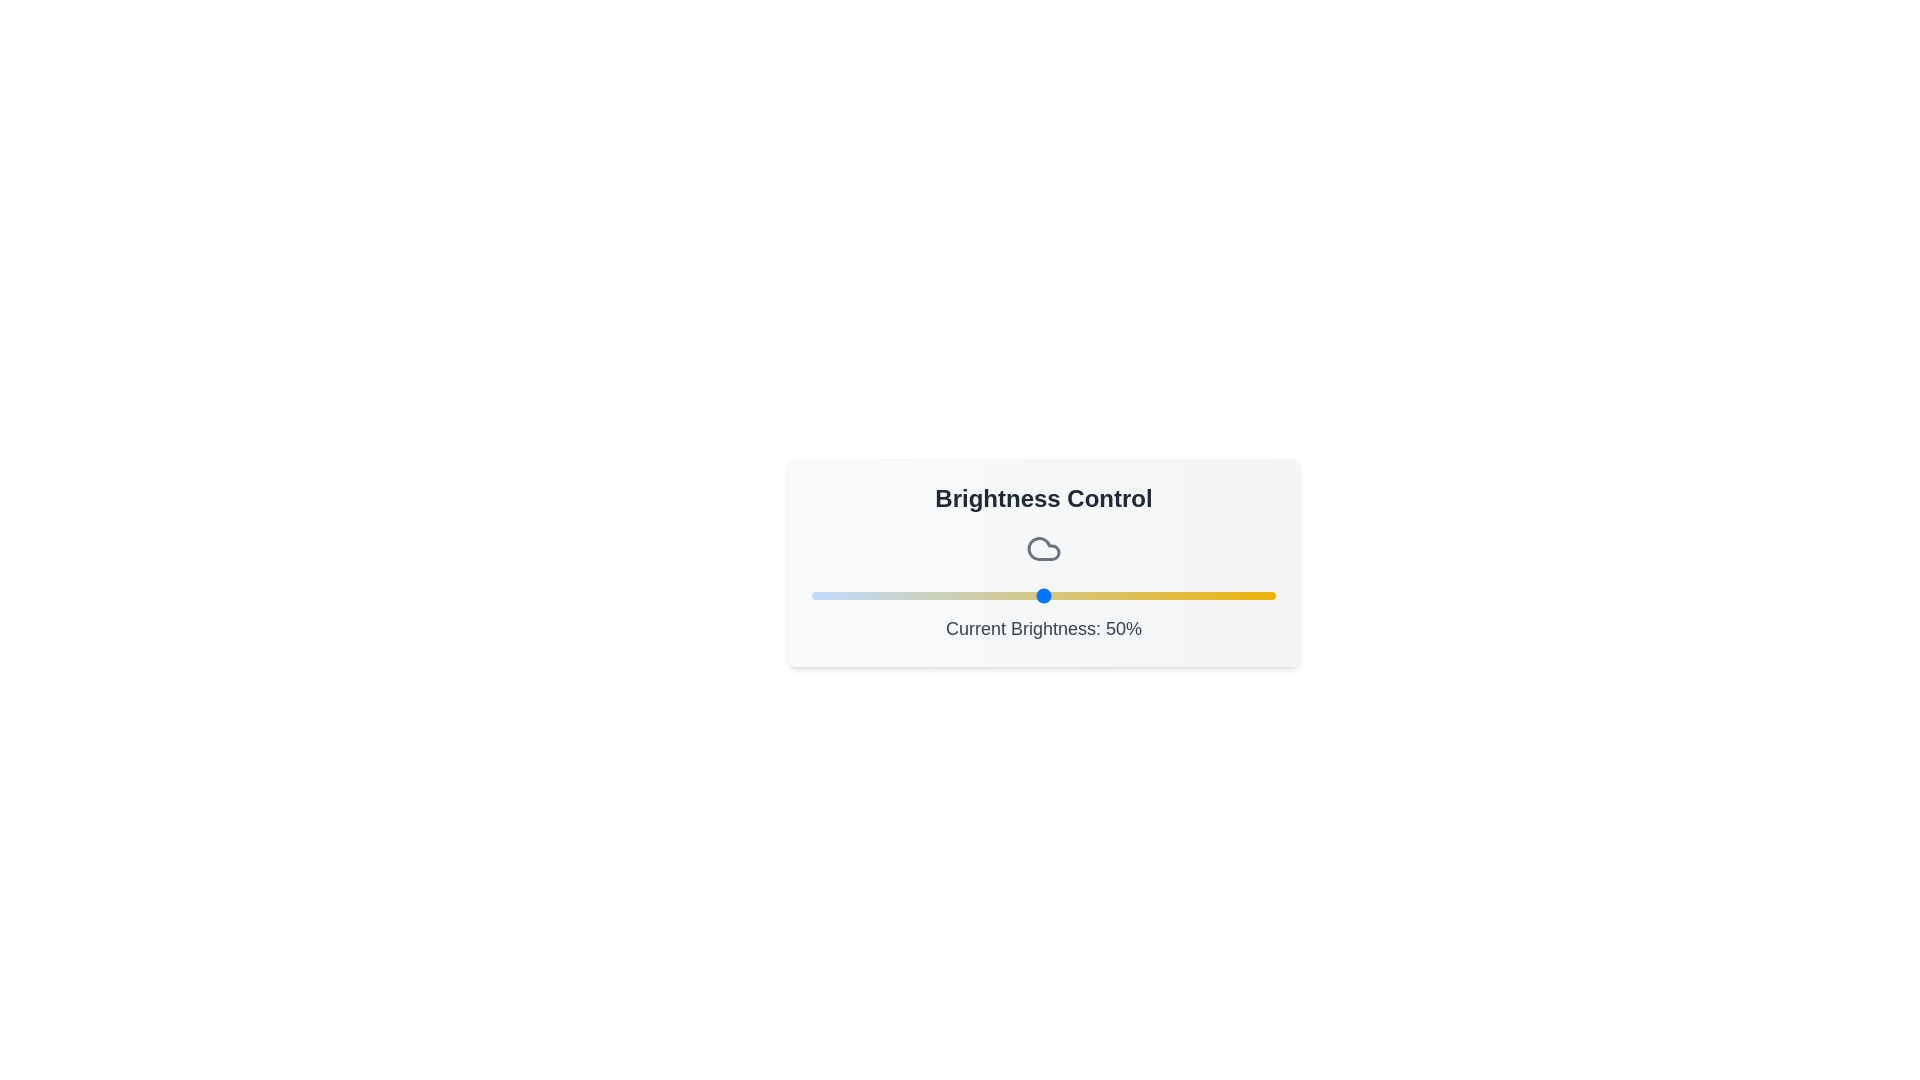  Describe the element at coordinates (1265, 595) in the screenshot. I see `the brightness slider to 98% to observe the icon change` at that location.